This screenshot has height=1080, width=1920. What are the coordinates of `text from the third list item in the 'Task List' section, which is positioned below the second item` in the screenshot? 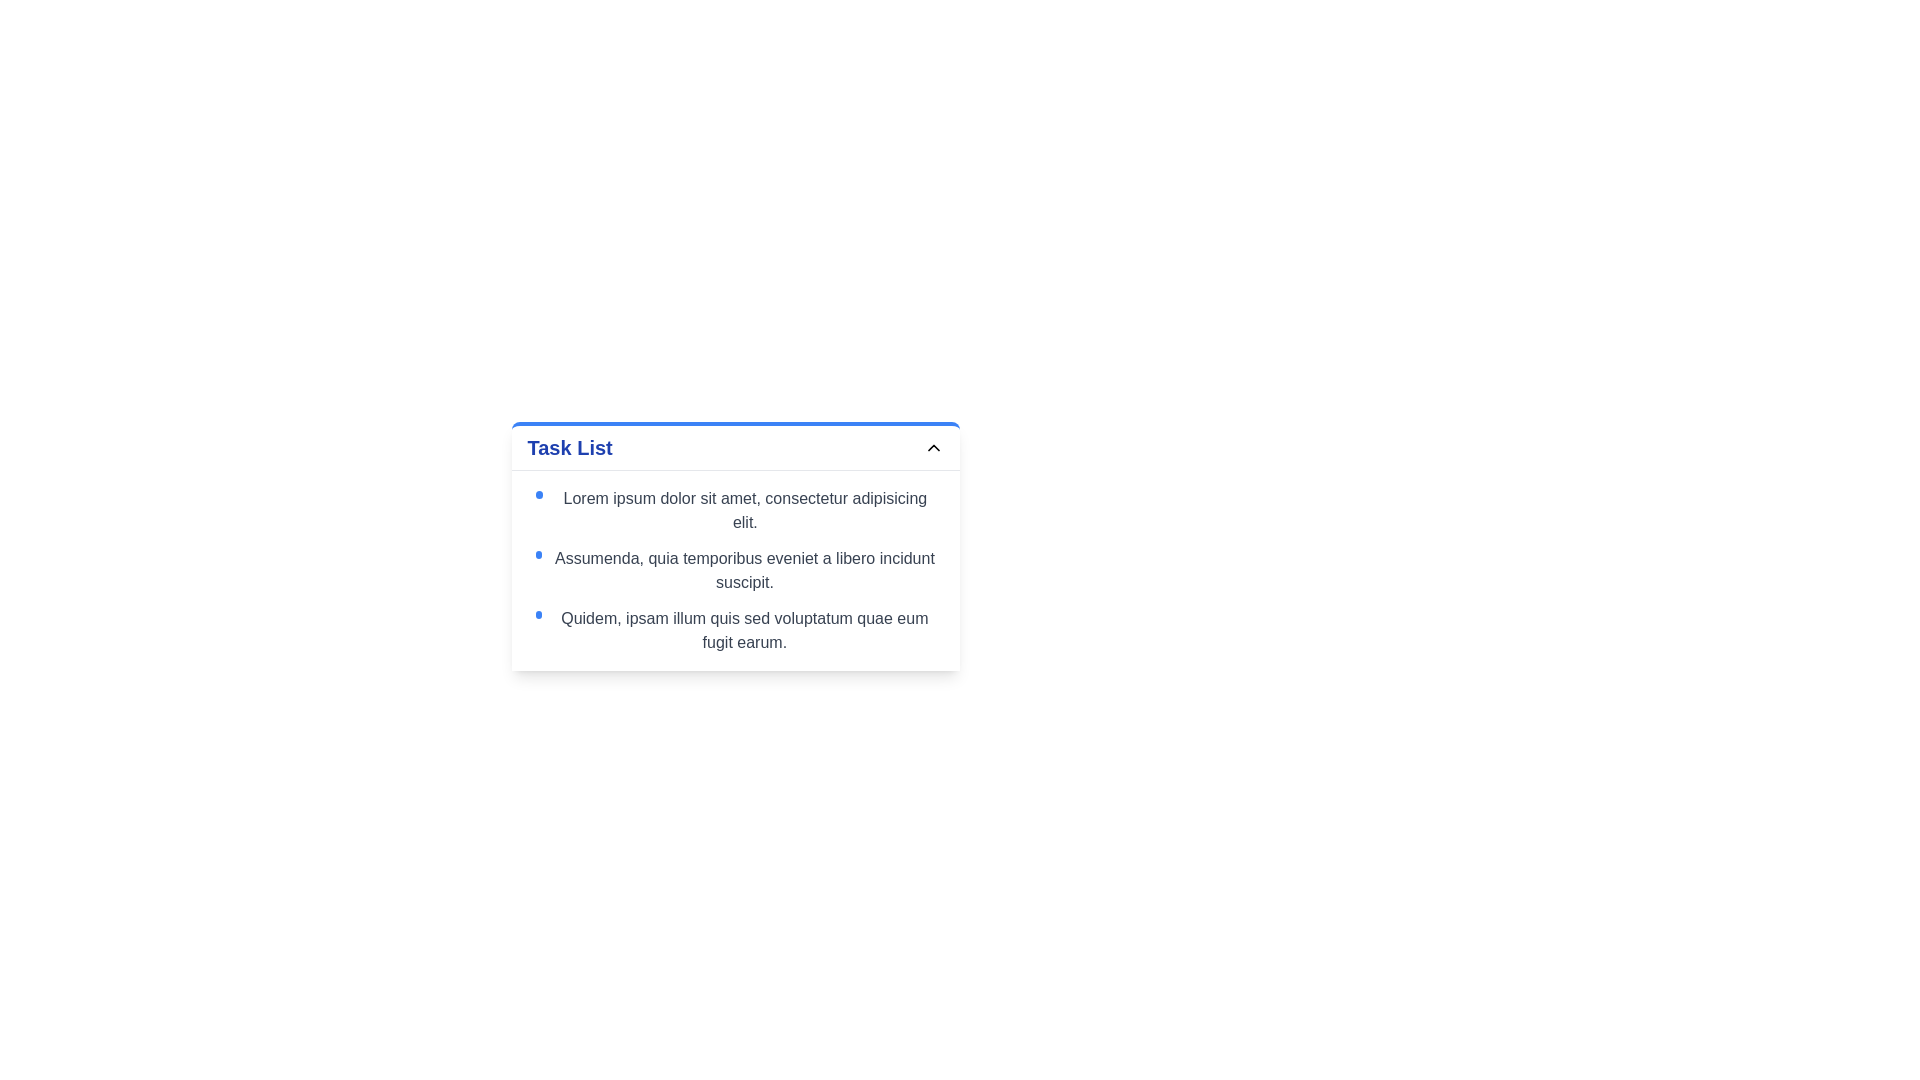 It's located at (734, 631).